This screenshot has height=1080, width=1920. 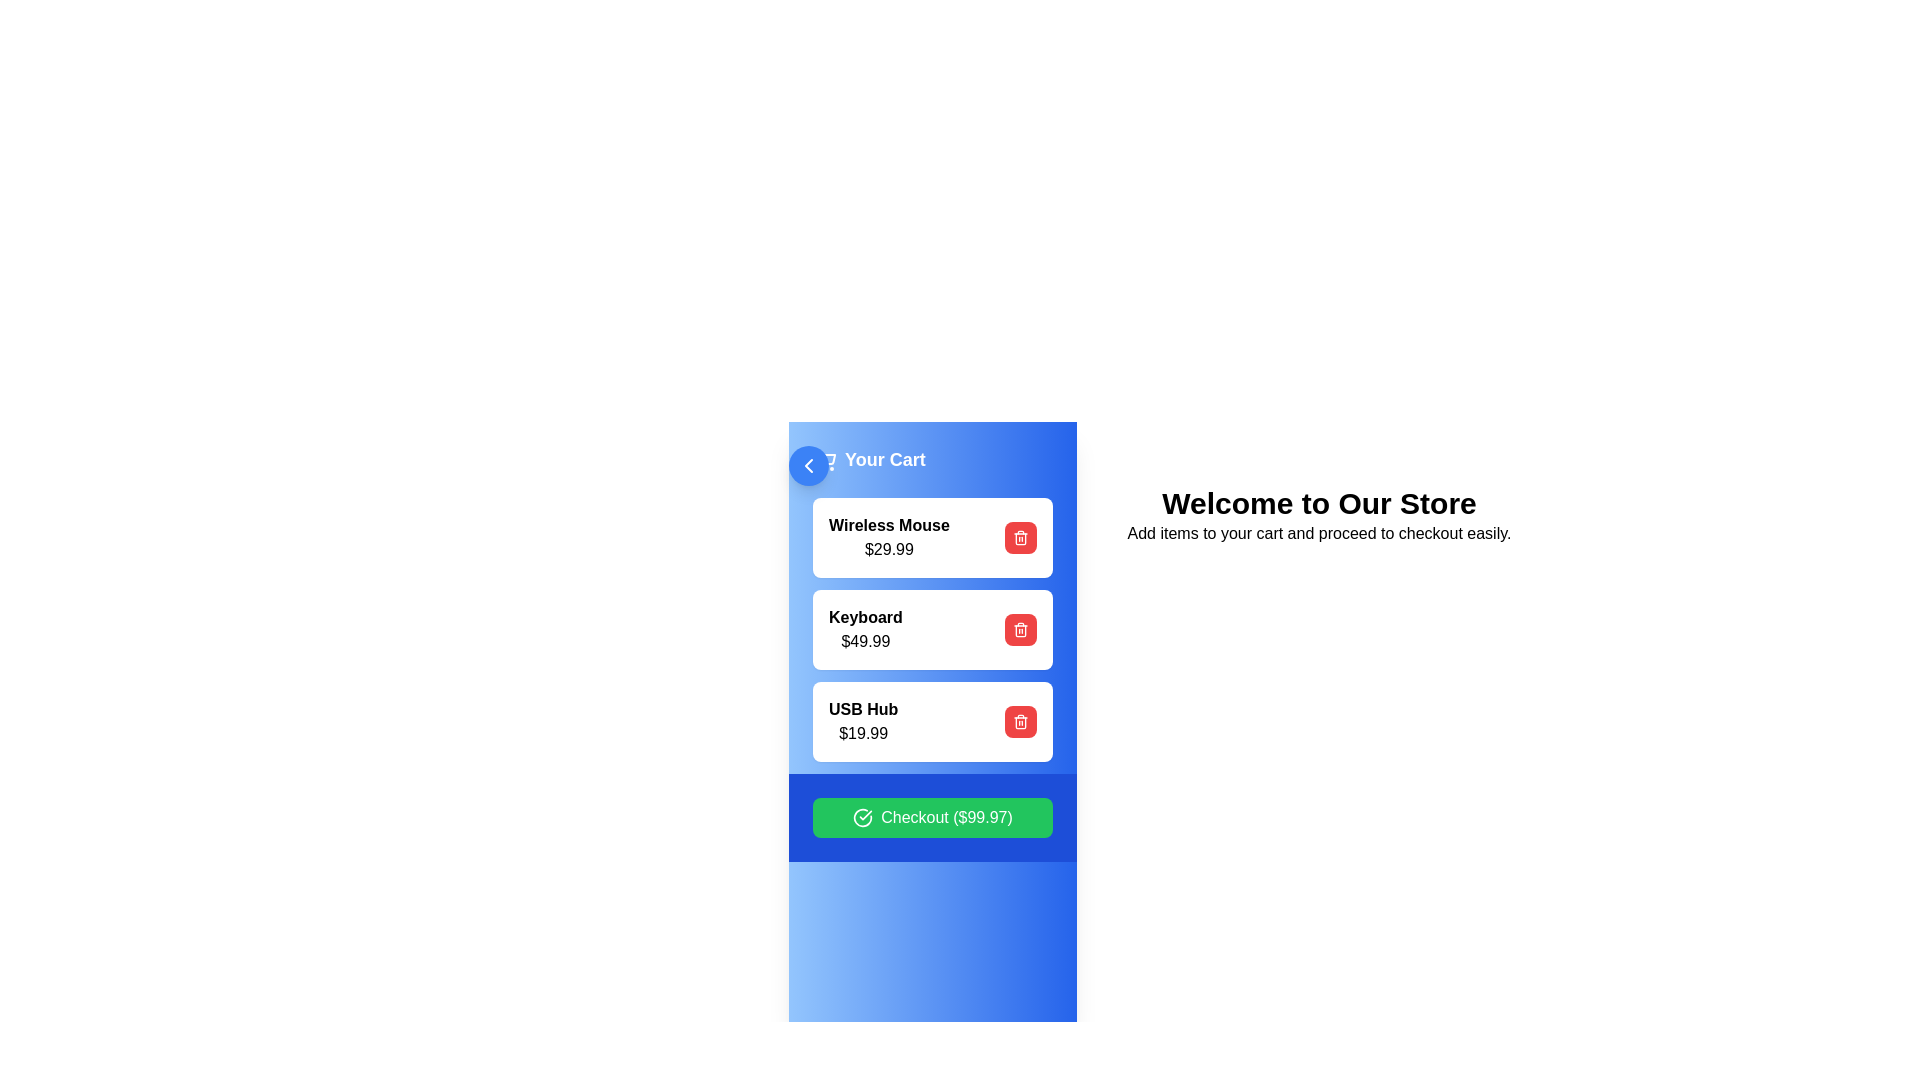 What do you see at coordinates (863, 817) in the screenshot?
I see `the confirmation icon located to the left of the 'Checkout ($99.97)' button in the 'Your Cart' modal` at bounding box center [863, 817].